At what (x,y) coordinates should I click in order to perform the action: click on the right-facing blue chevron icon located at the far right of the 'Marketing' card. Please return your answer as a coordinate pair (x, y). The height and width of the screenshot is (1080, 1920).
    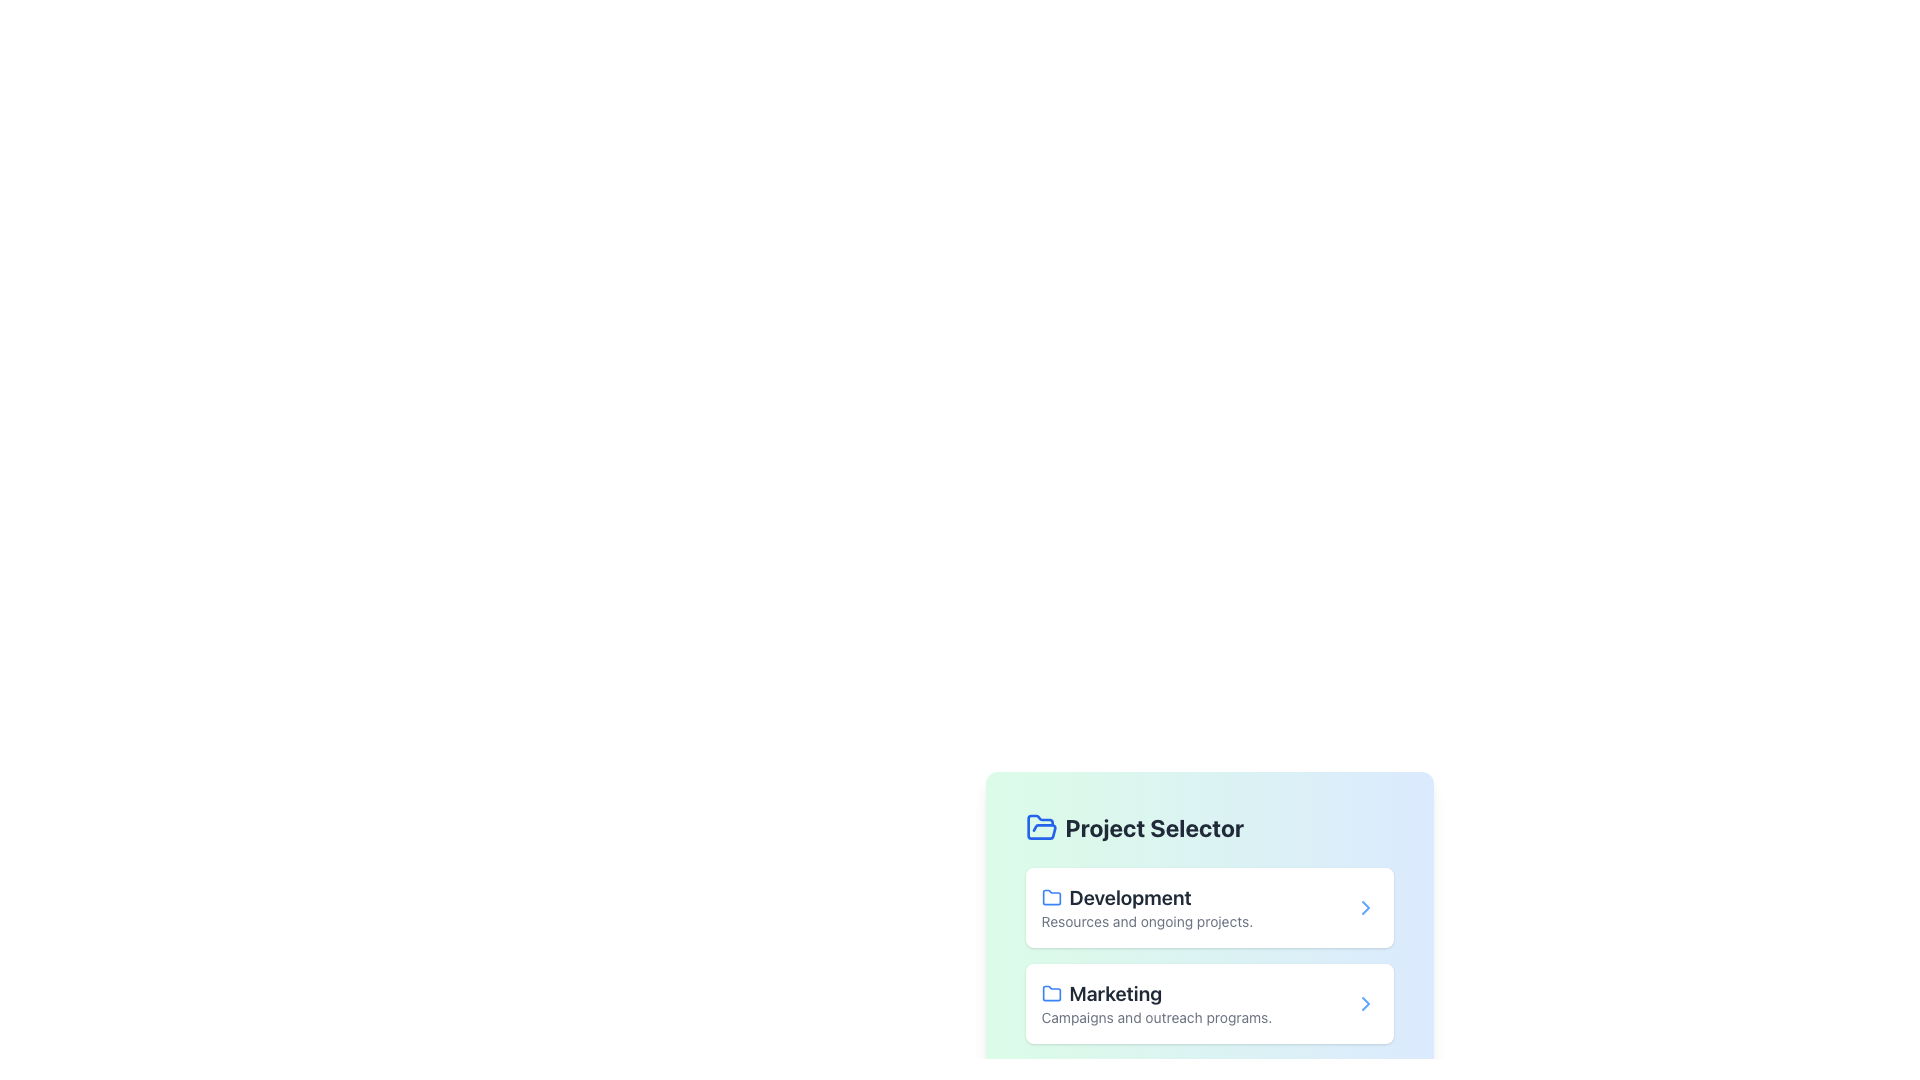
    Looking at the image, I should click on (1364, 1003).